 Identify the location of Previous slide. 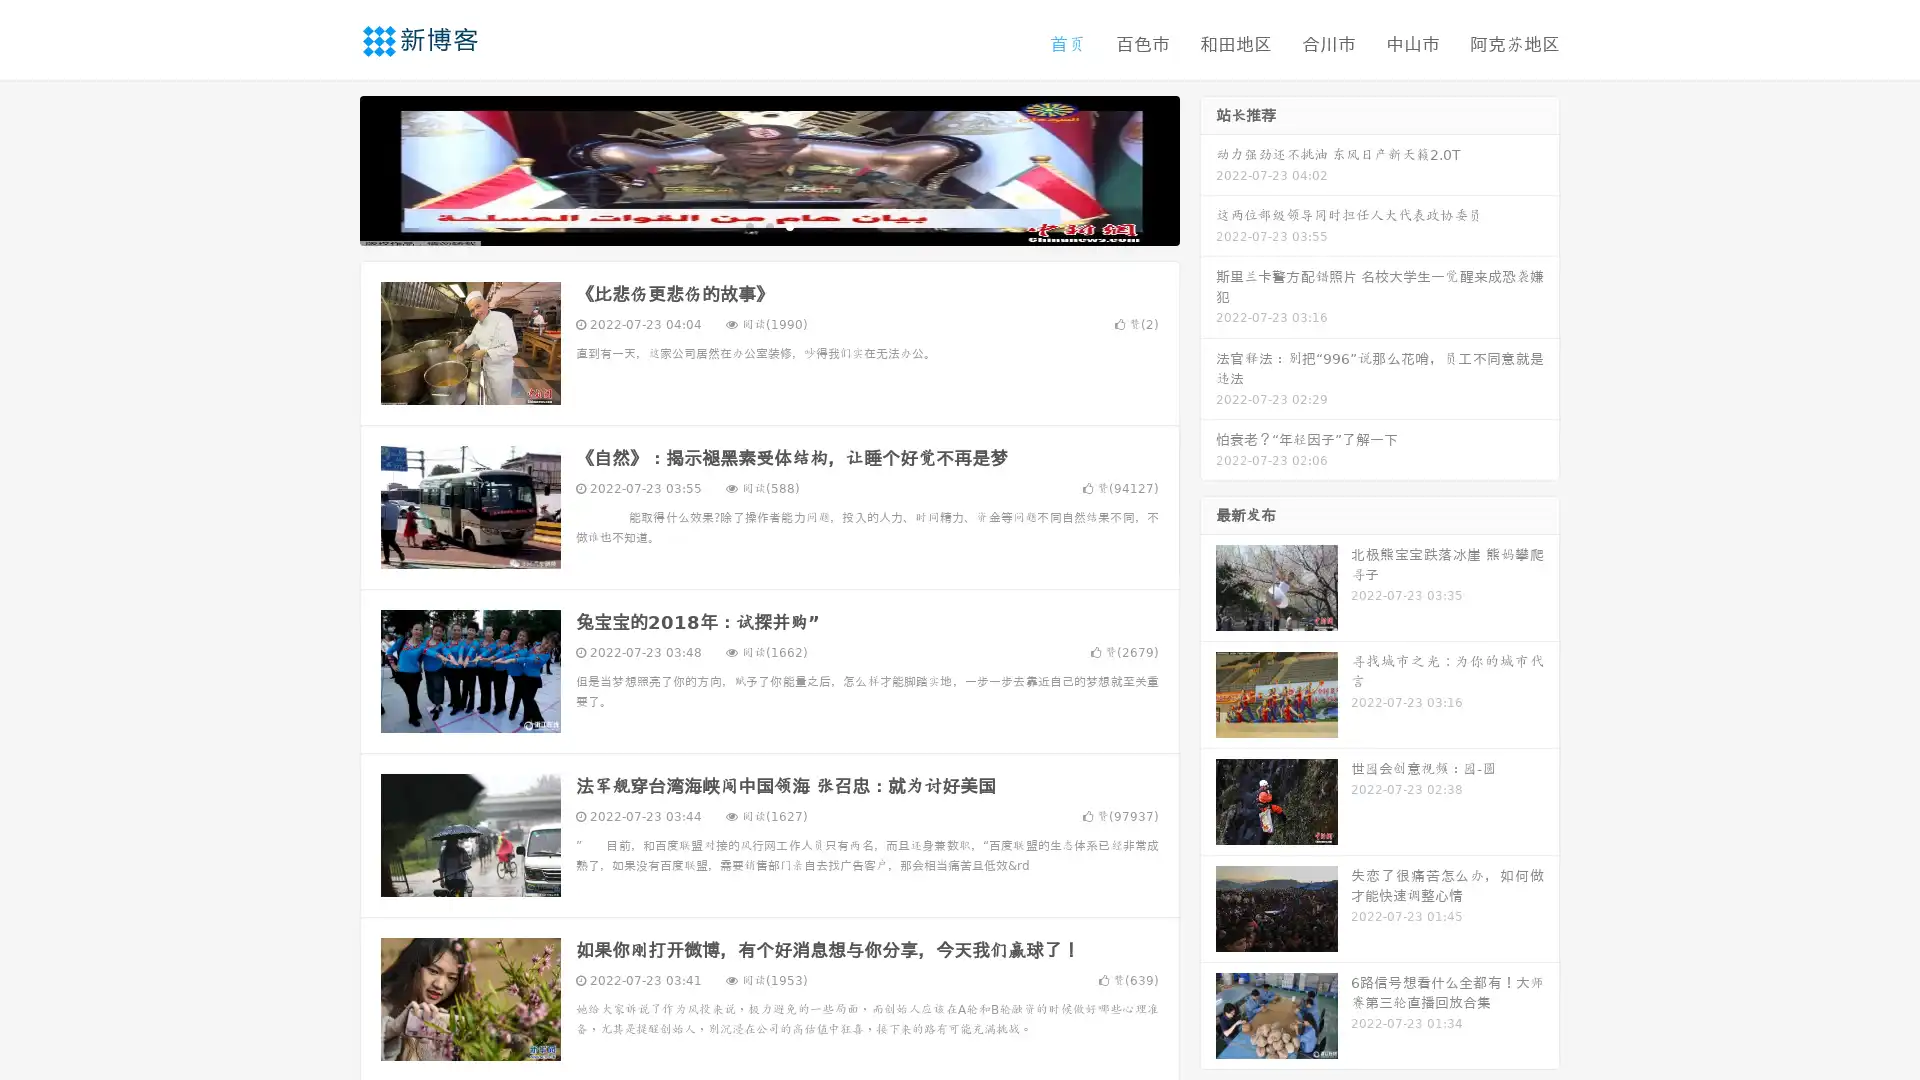
(330, 168).